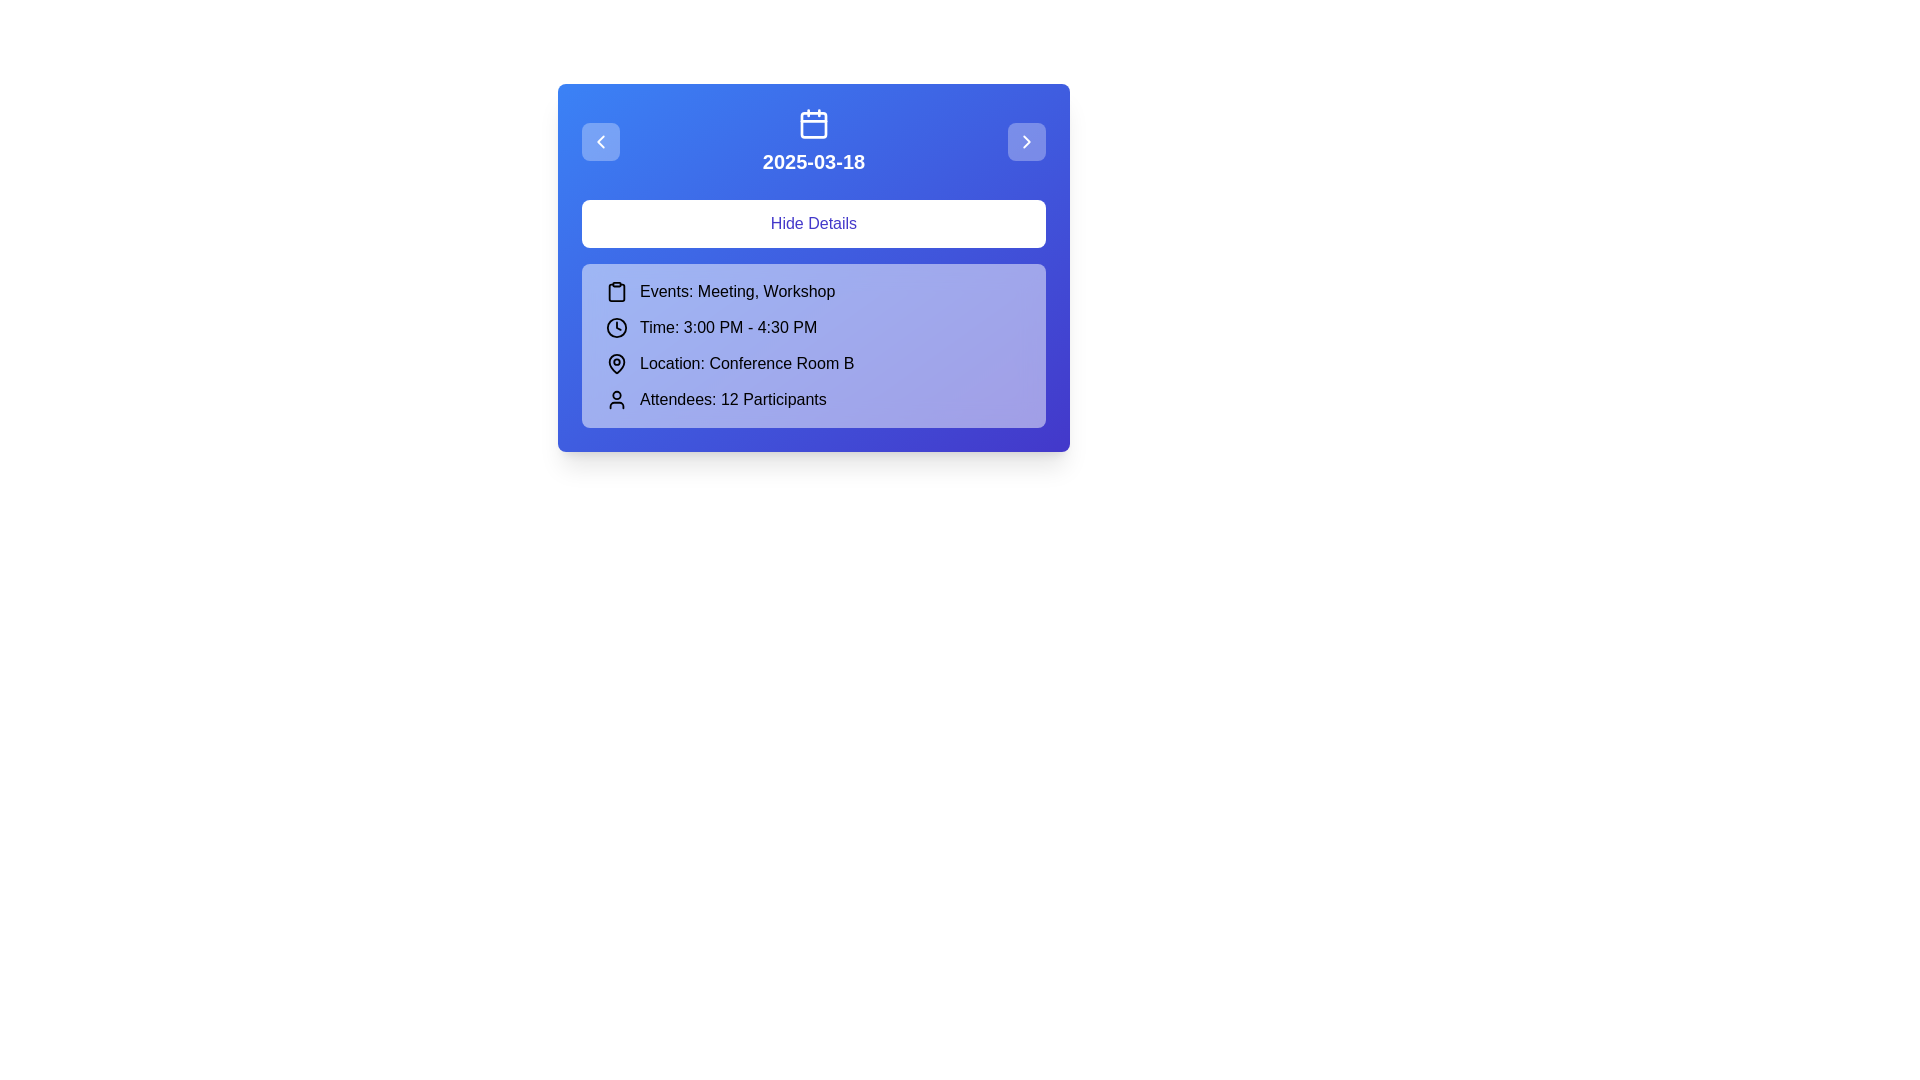 The width and height of the screenshot is (1920, 1080). I want to click on the Information label containing the icon of a person and the text 'Attendees: 12 Participants', so click(814, 400).